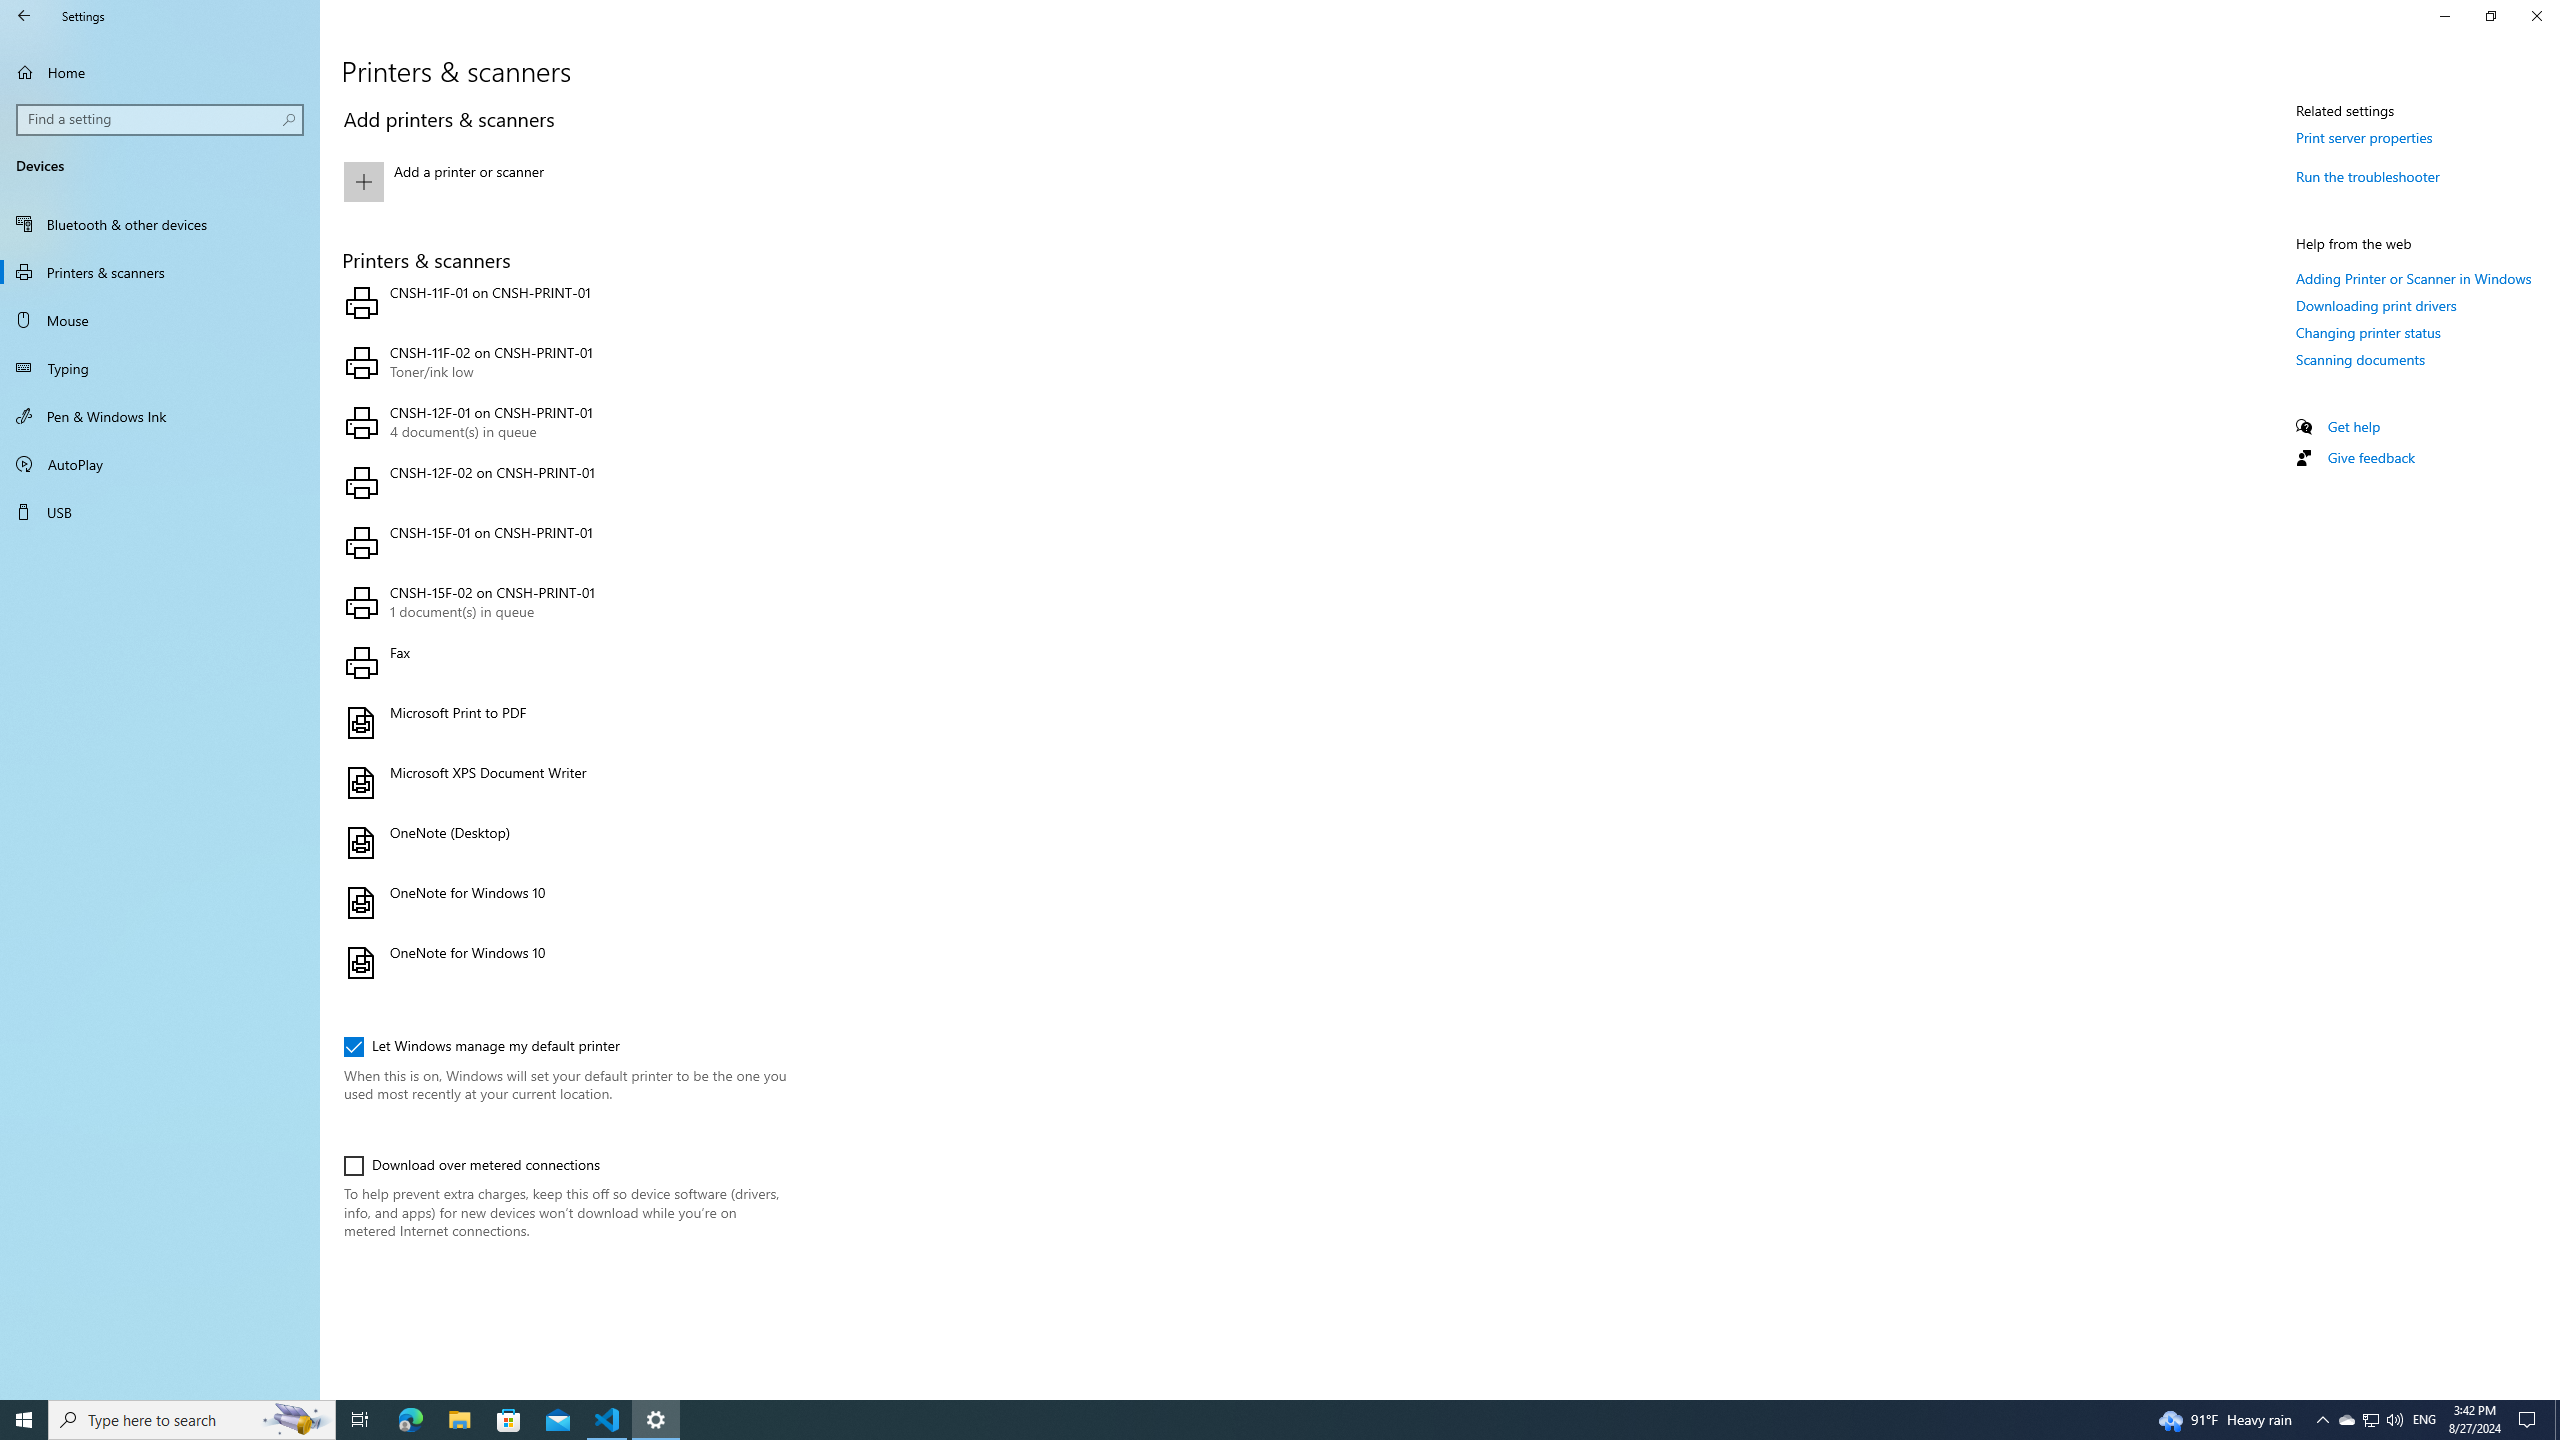  Describe the element at coordinates (159, 463) in the screenshot. I see `'AutoPlay'` at that location.